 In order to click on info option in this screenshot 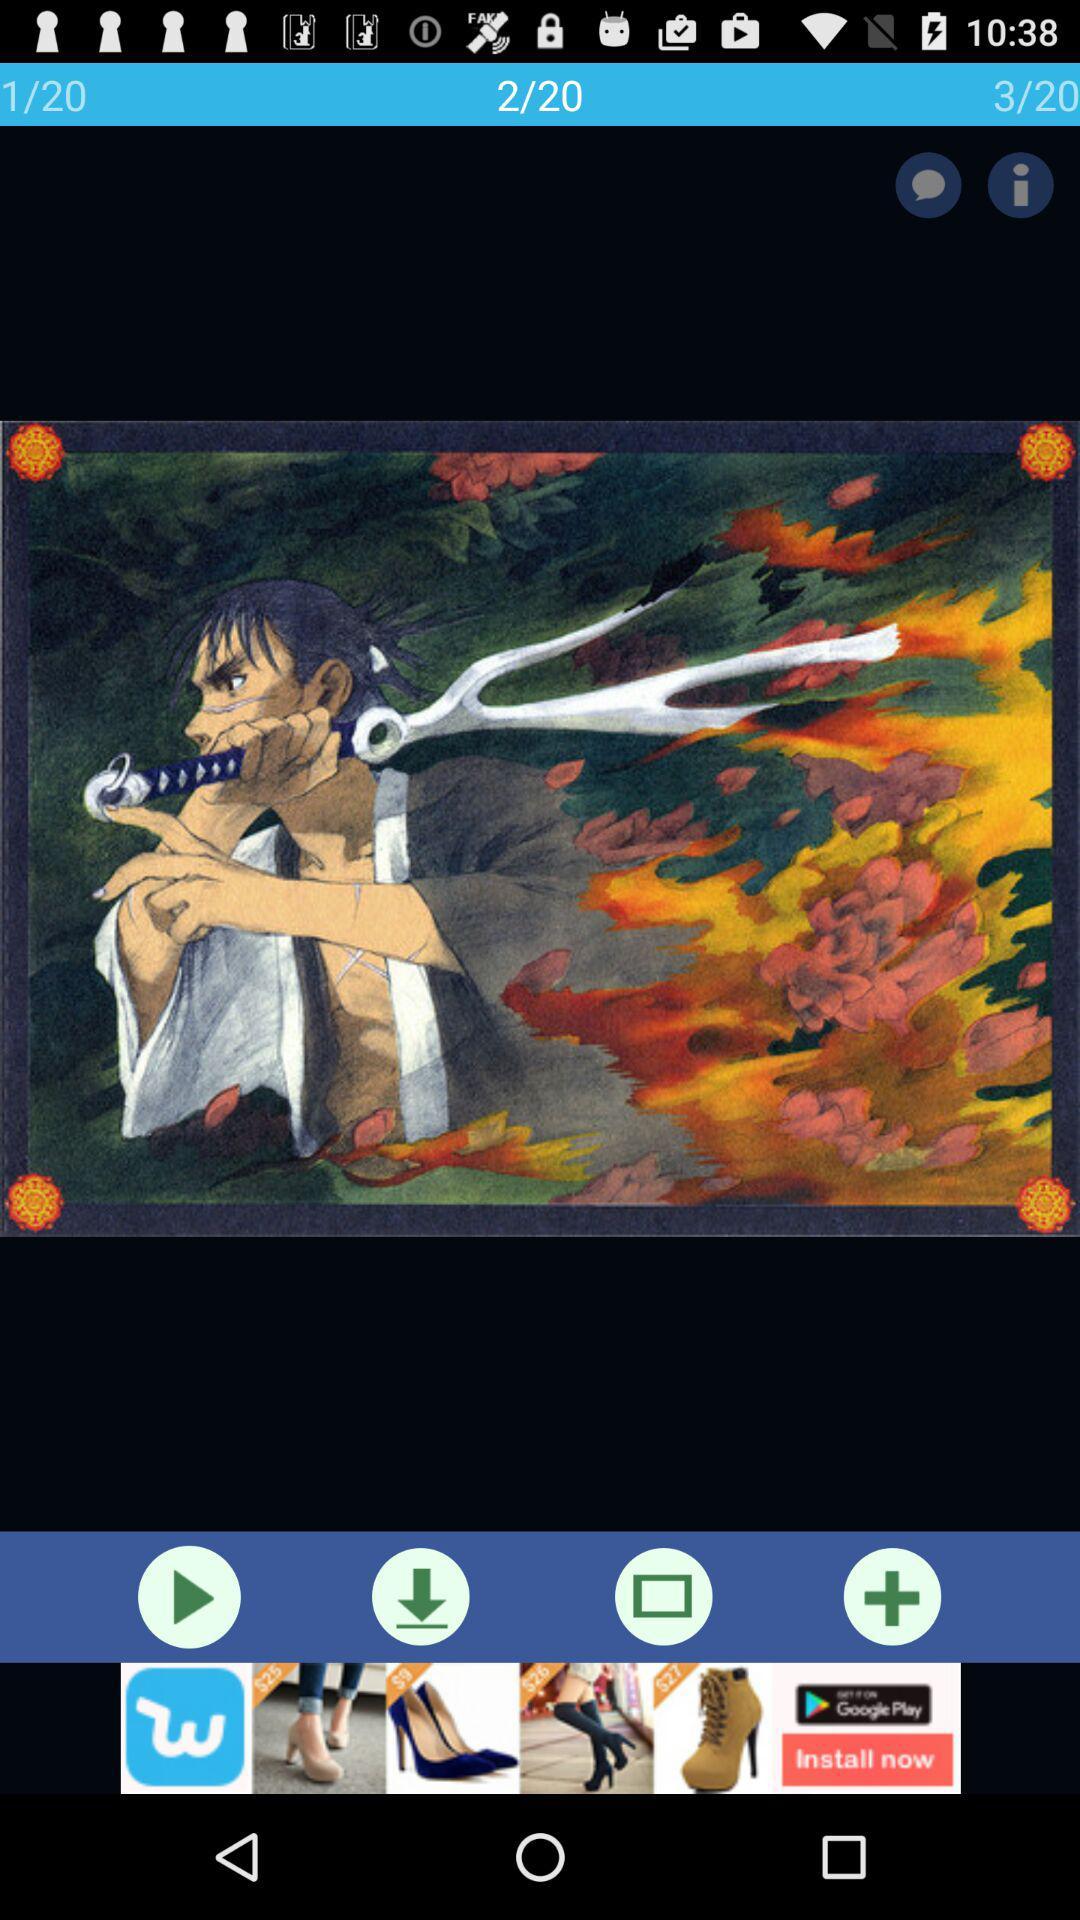, I will do `click(1020, 185)`.